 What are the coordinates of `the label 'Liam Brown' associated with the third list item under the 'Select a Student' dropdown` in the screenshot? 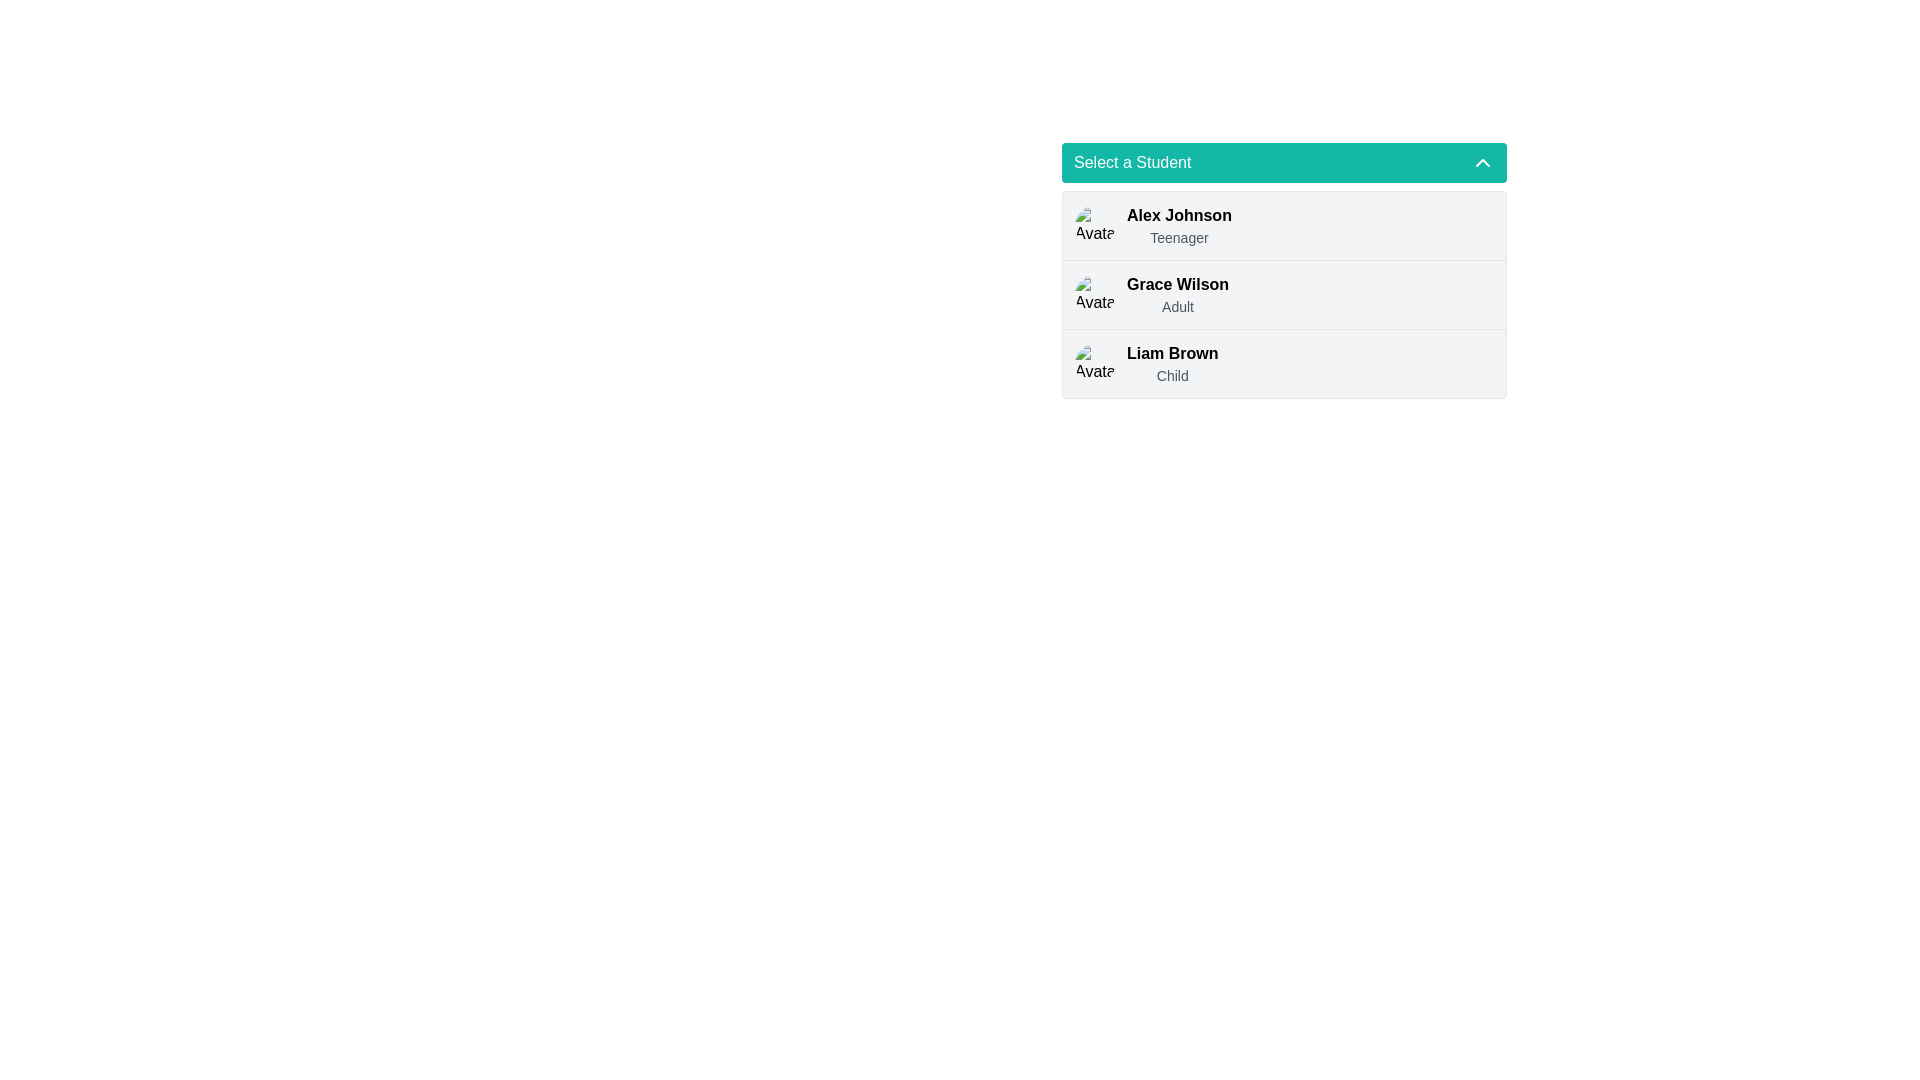 It's located at (1172, 363).